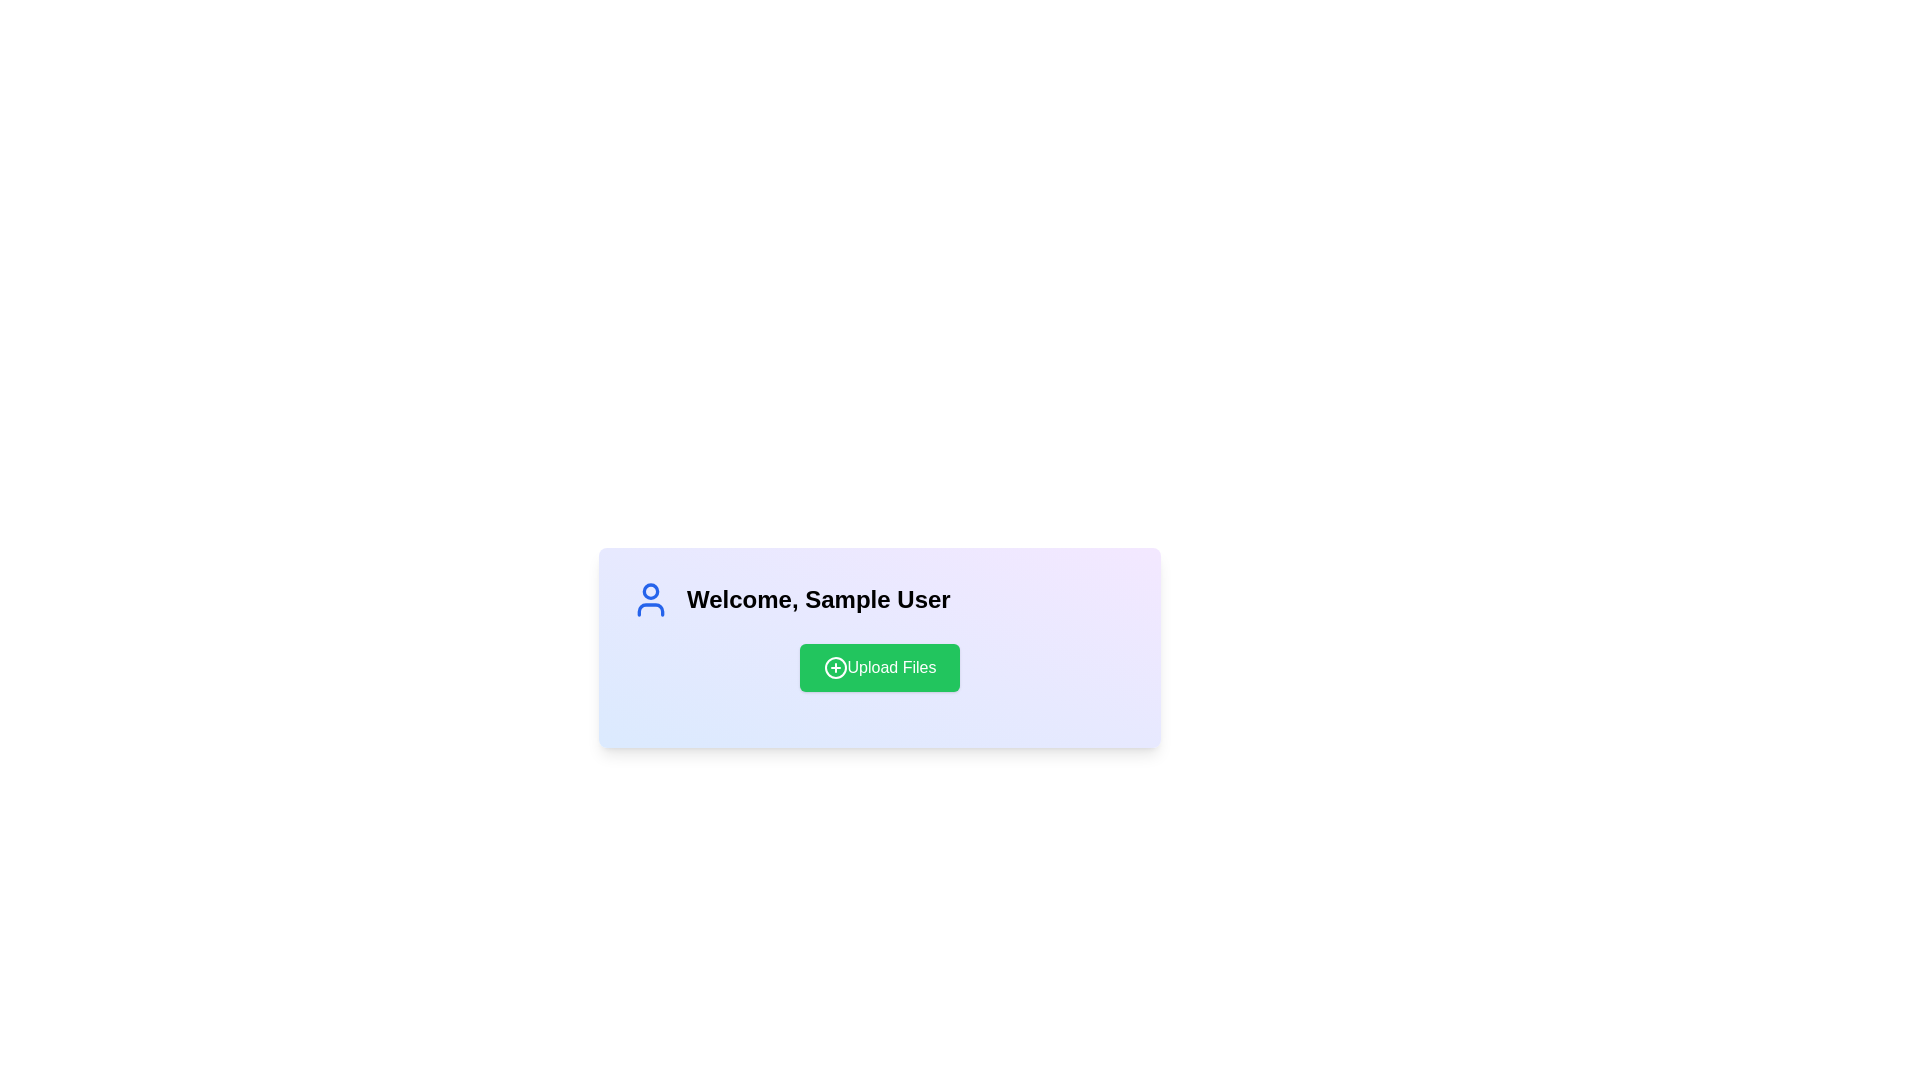 This screenshot has height=1080, width=1920. I want to click on the SVG circle element representing the head of a user icon, which is filled with a blue shade and located above an arc resembling shoulders in the user icon graphic, so click(651, 589).